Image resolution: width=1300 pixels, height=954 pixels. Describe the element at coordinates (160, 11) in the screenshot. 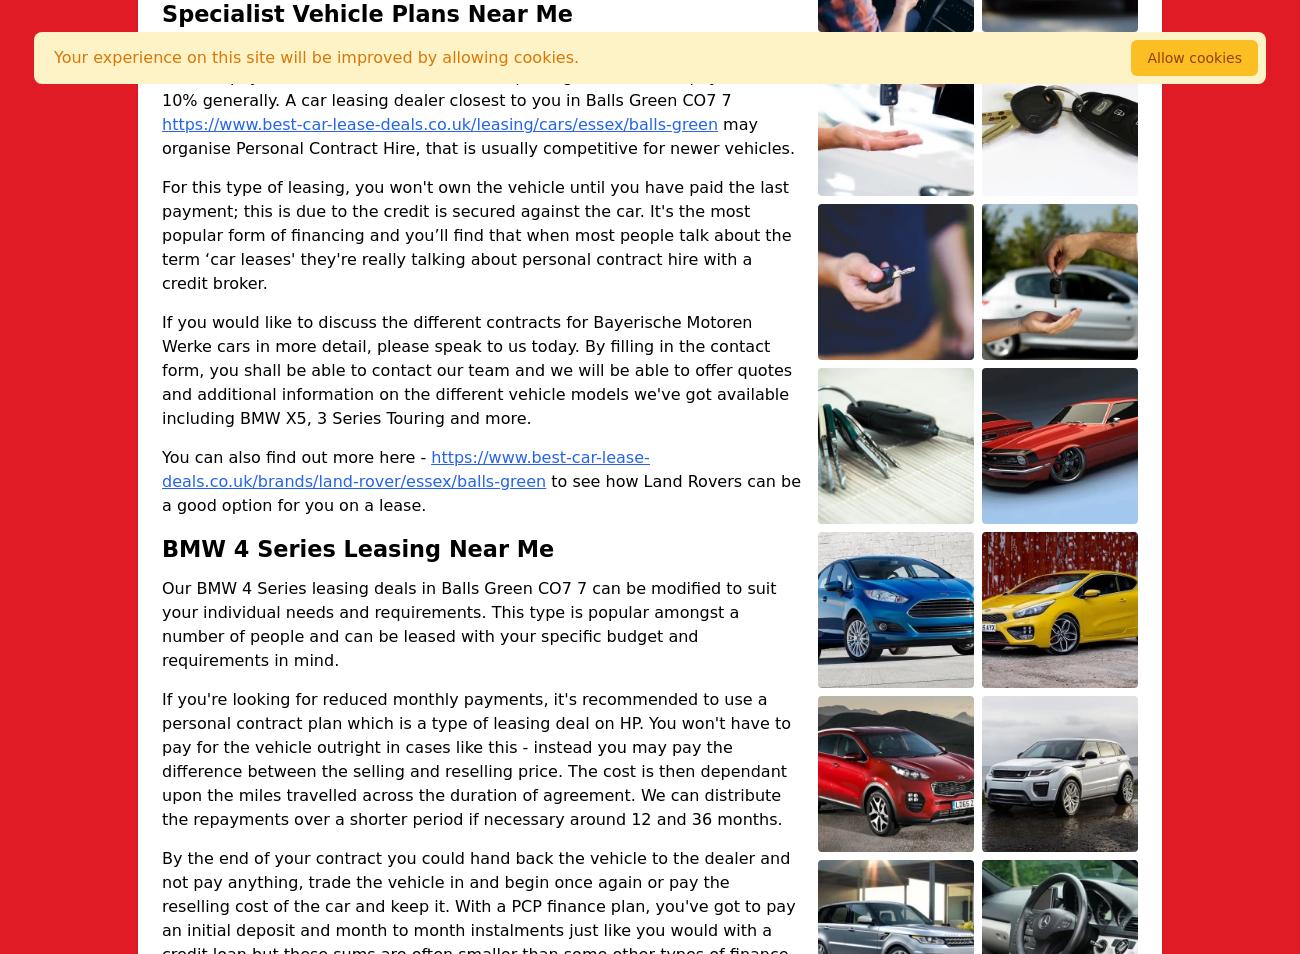

I see `'Specialist Vehicle Plans Near Me'` at that location.